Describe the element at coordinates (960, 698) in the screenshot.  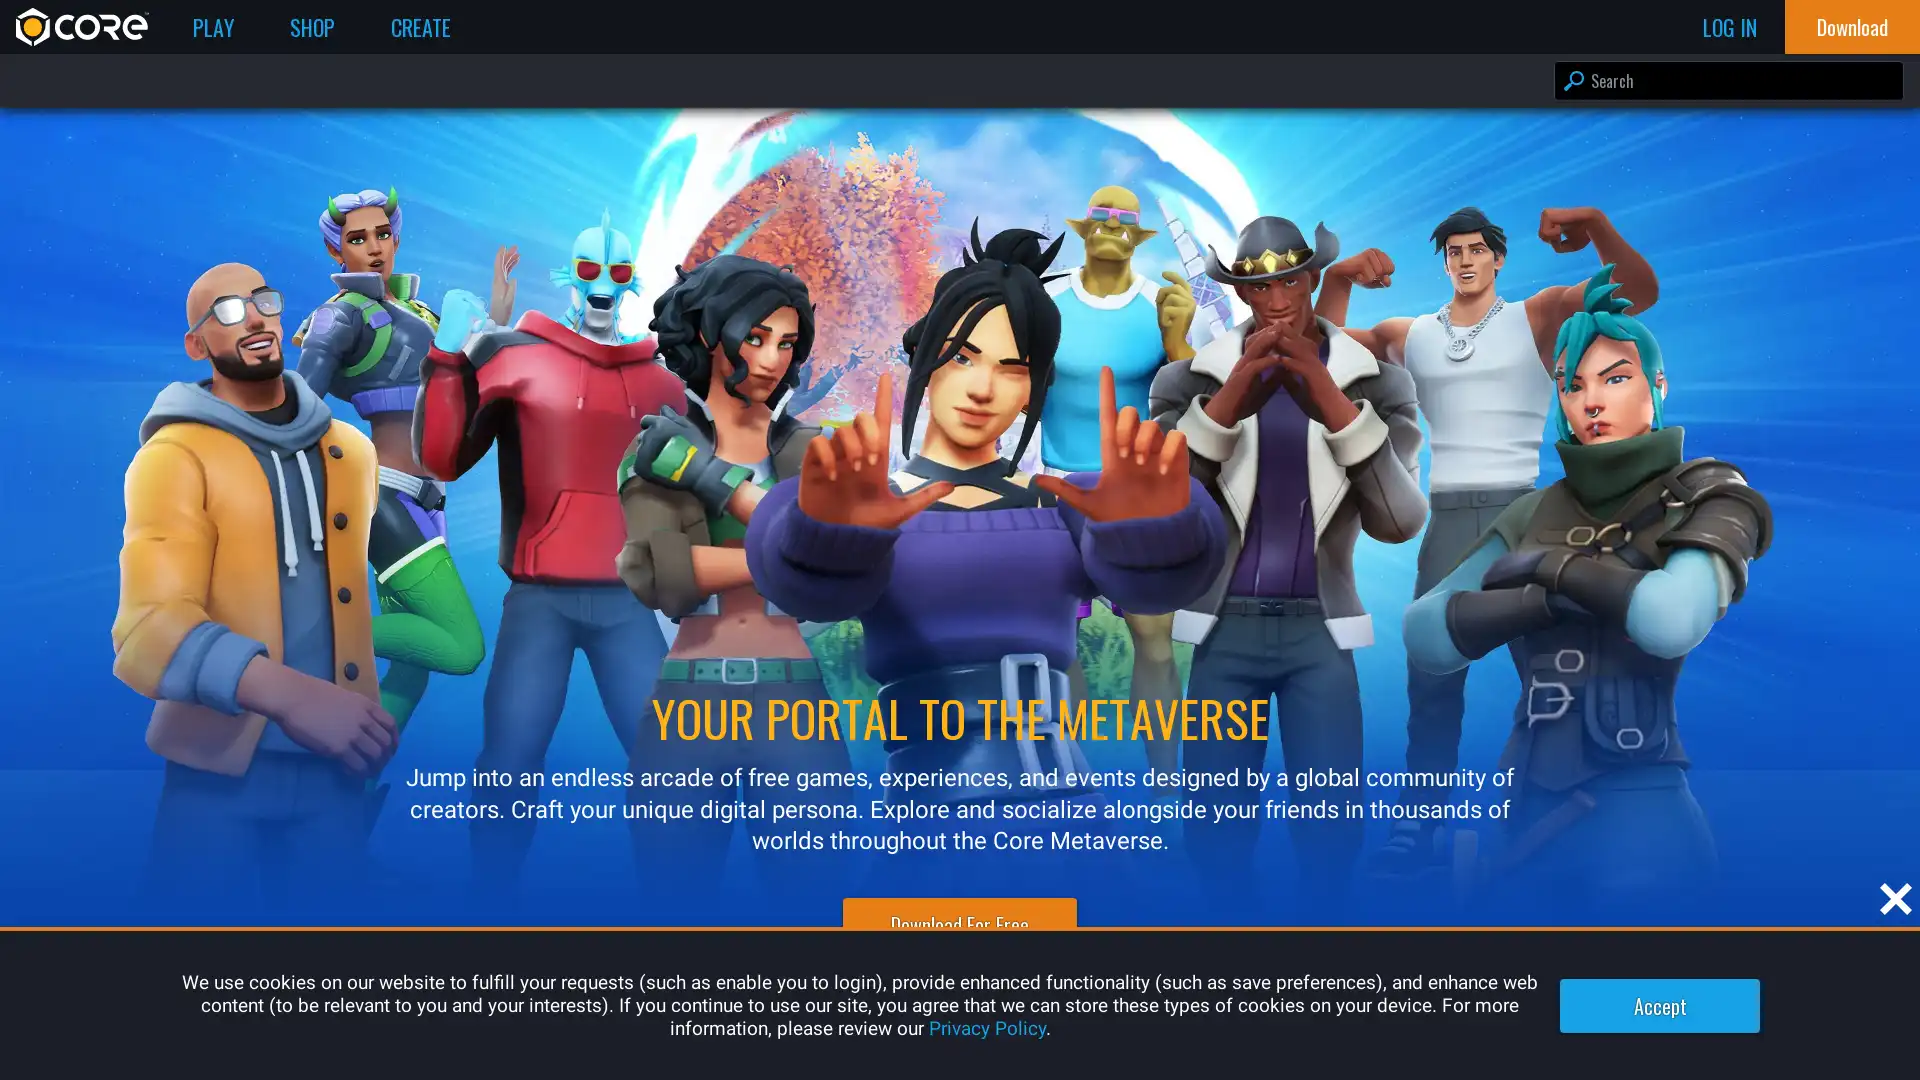
I see `Log In` at that location.